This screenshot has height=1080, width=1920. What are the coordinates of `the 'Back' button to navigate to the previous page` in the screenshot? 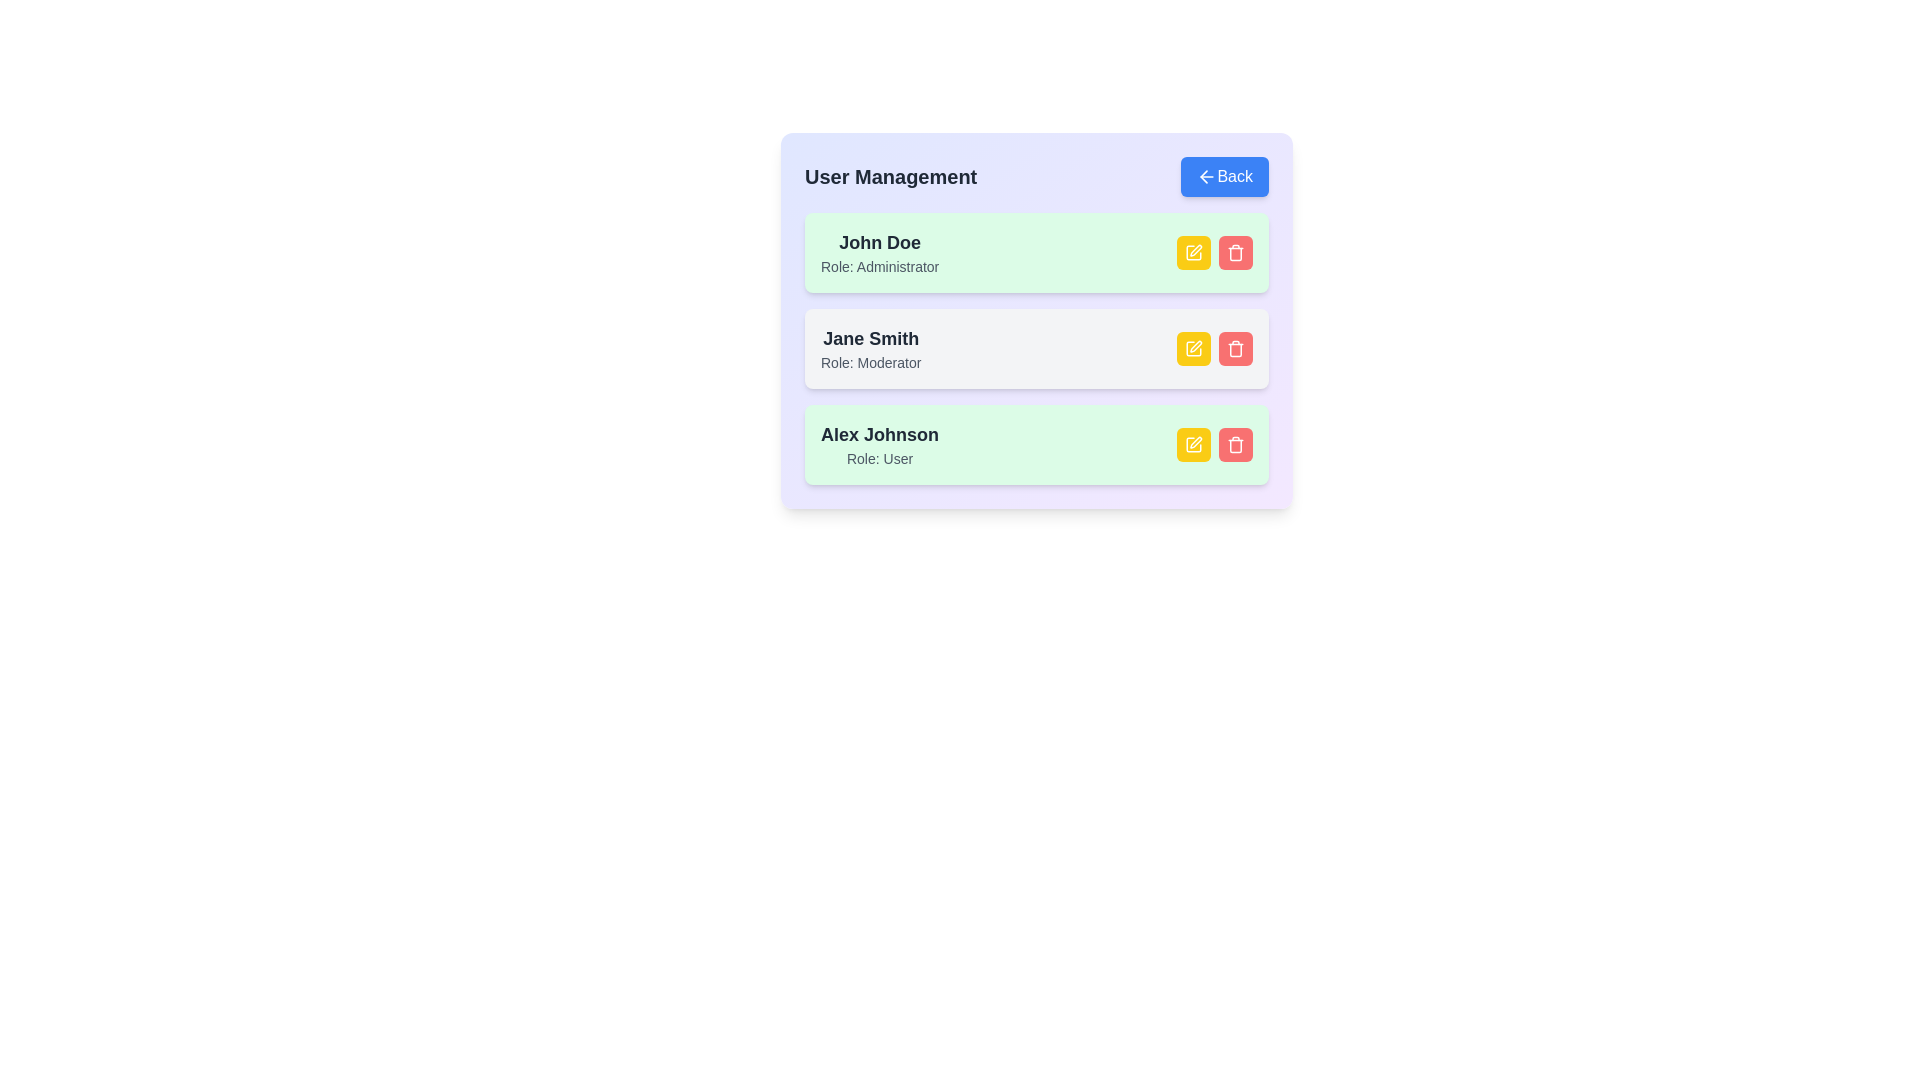 It's located at (1223, 176).